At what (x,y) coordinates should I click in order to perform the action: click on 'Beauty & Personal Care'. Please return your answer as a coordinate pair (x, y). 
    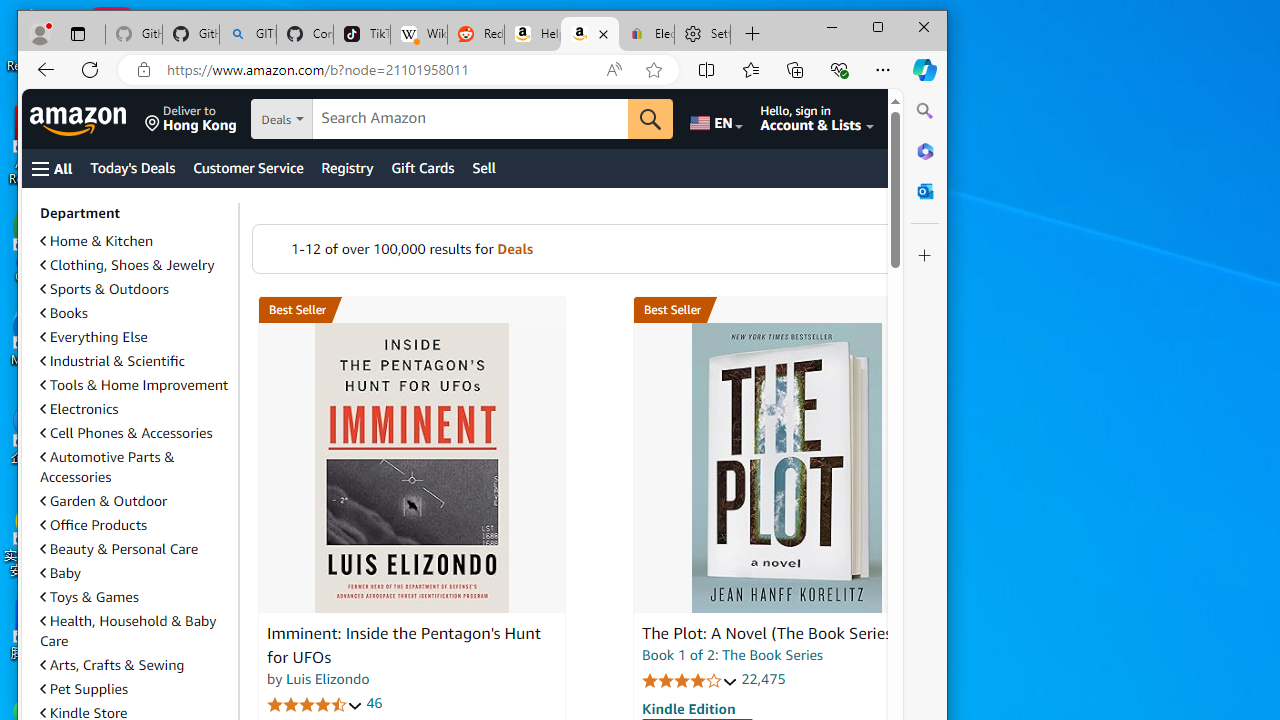
    Looking at the image, I should click on (134, 549).